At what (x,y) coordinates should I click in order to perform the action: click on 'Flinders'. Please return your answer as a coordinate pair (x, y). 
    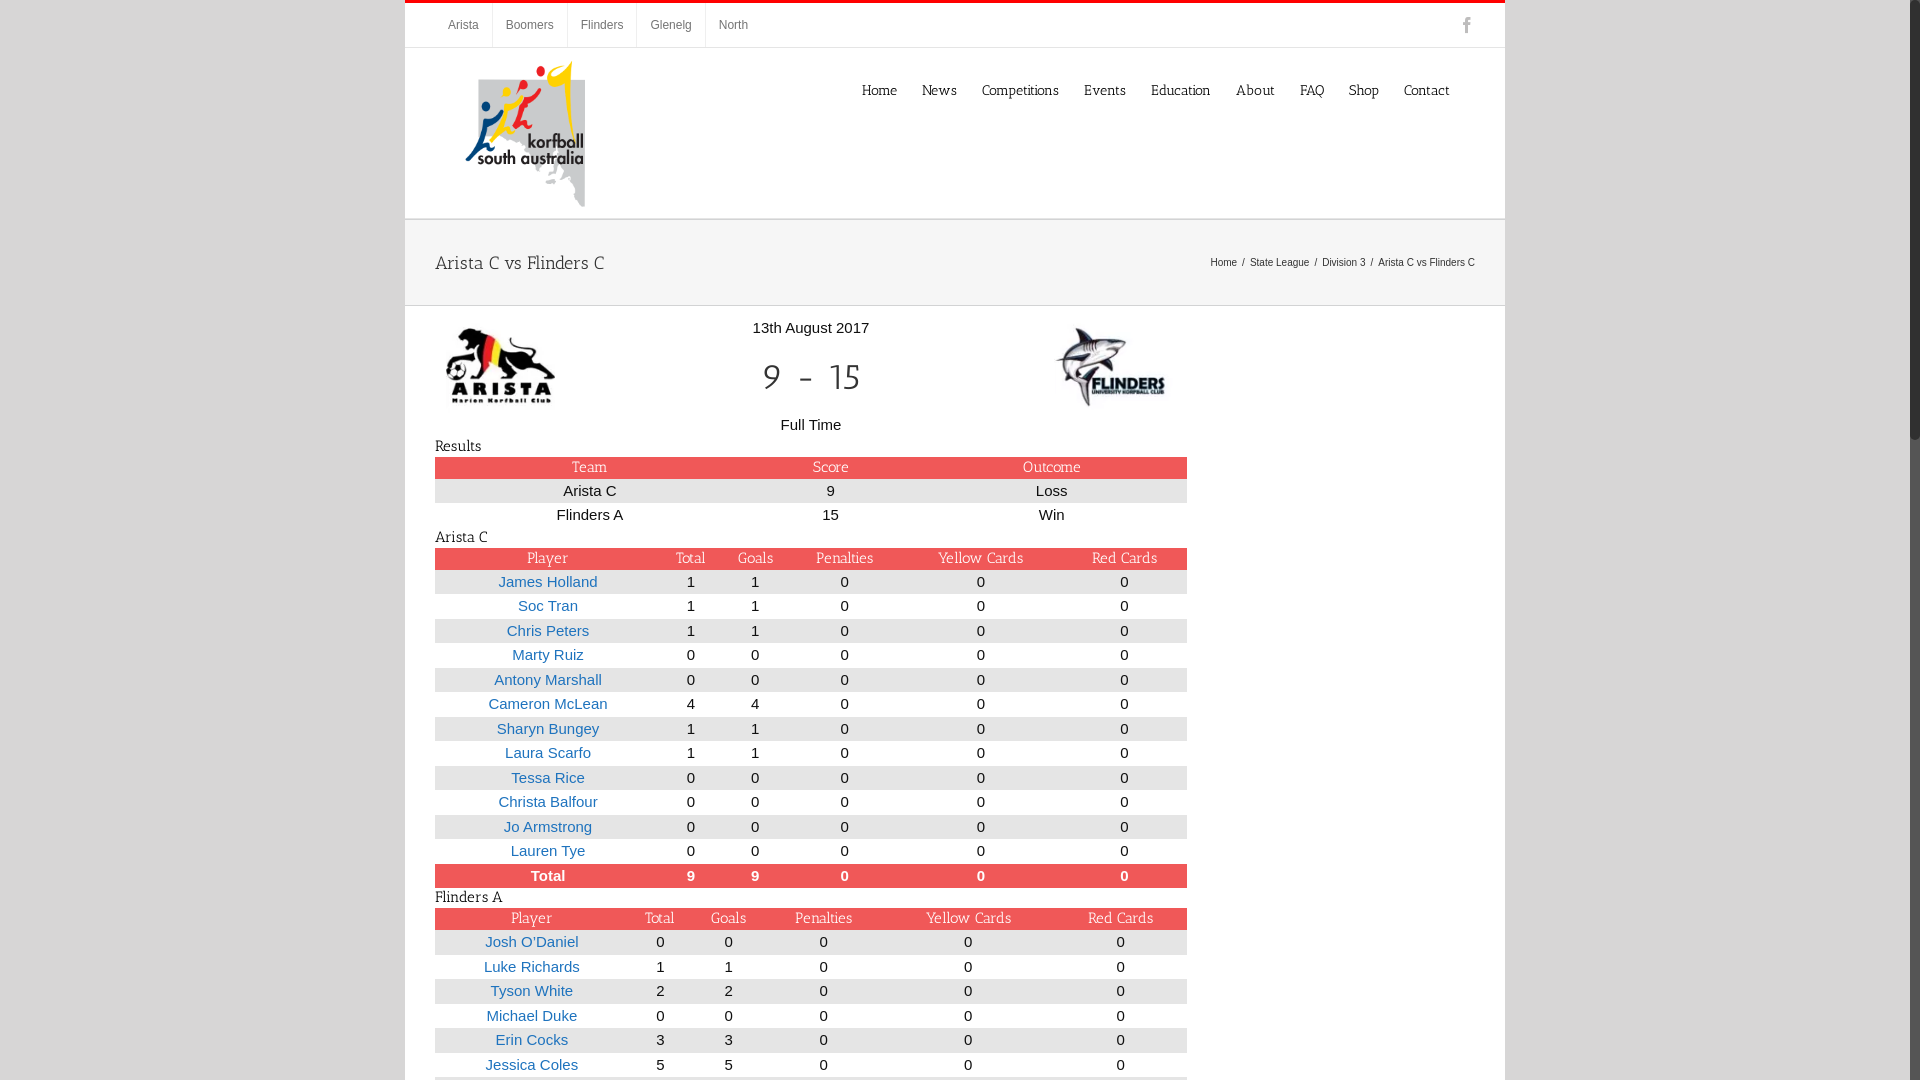
    Looking at the image, I should click on (601, 24).